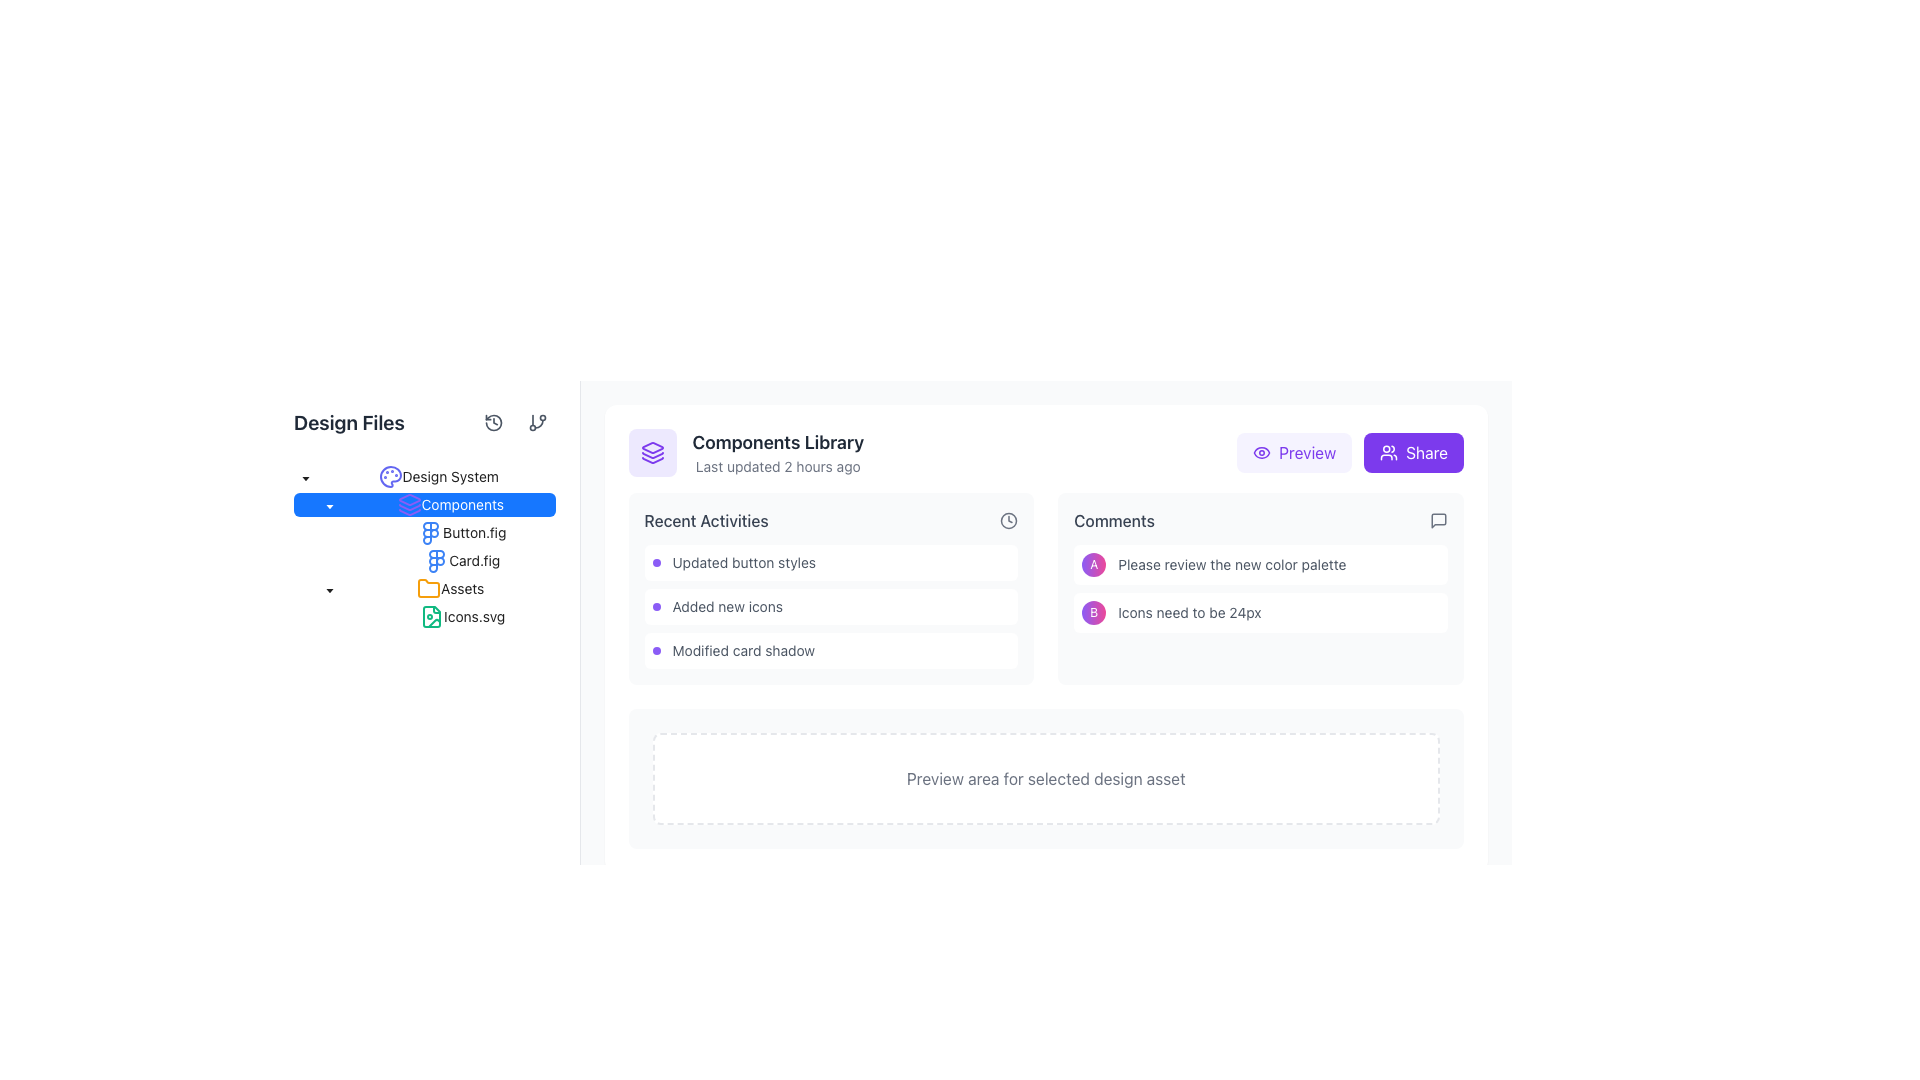 The height and width of the screenshot is (1080, 1920). I want to click on the Text label that serves as a header for the 'Design Files' section, located at the top left corner of the interface near the navigation tree, so click(349, 422).